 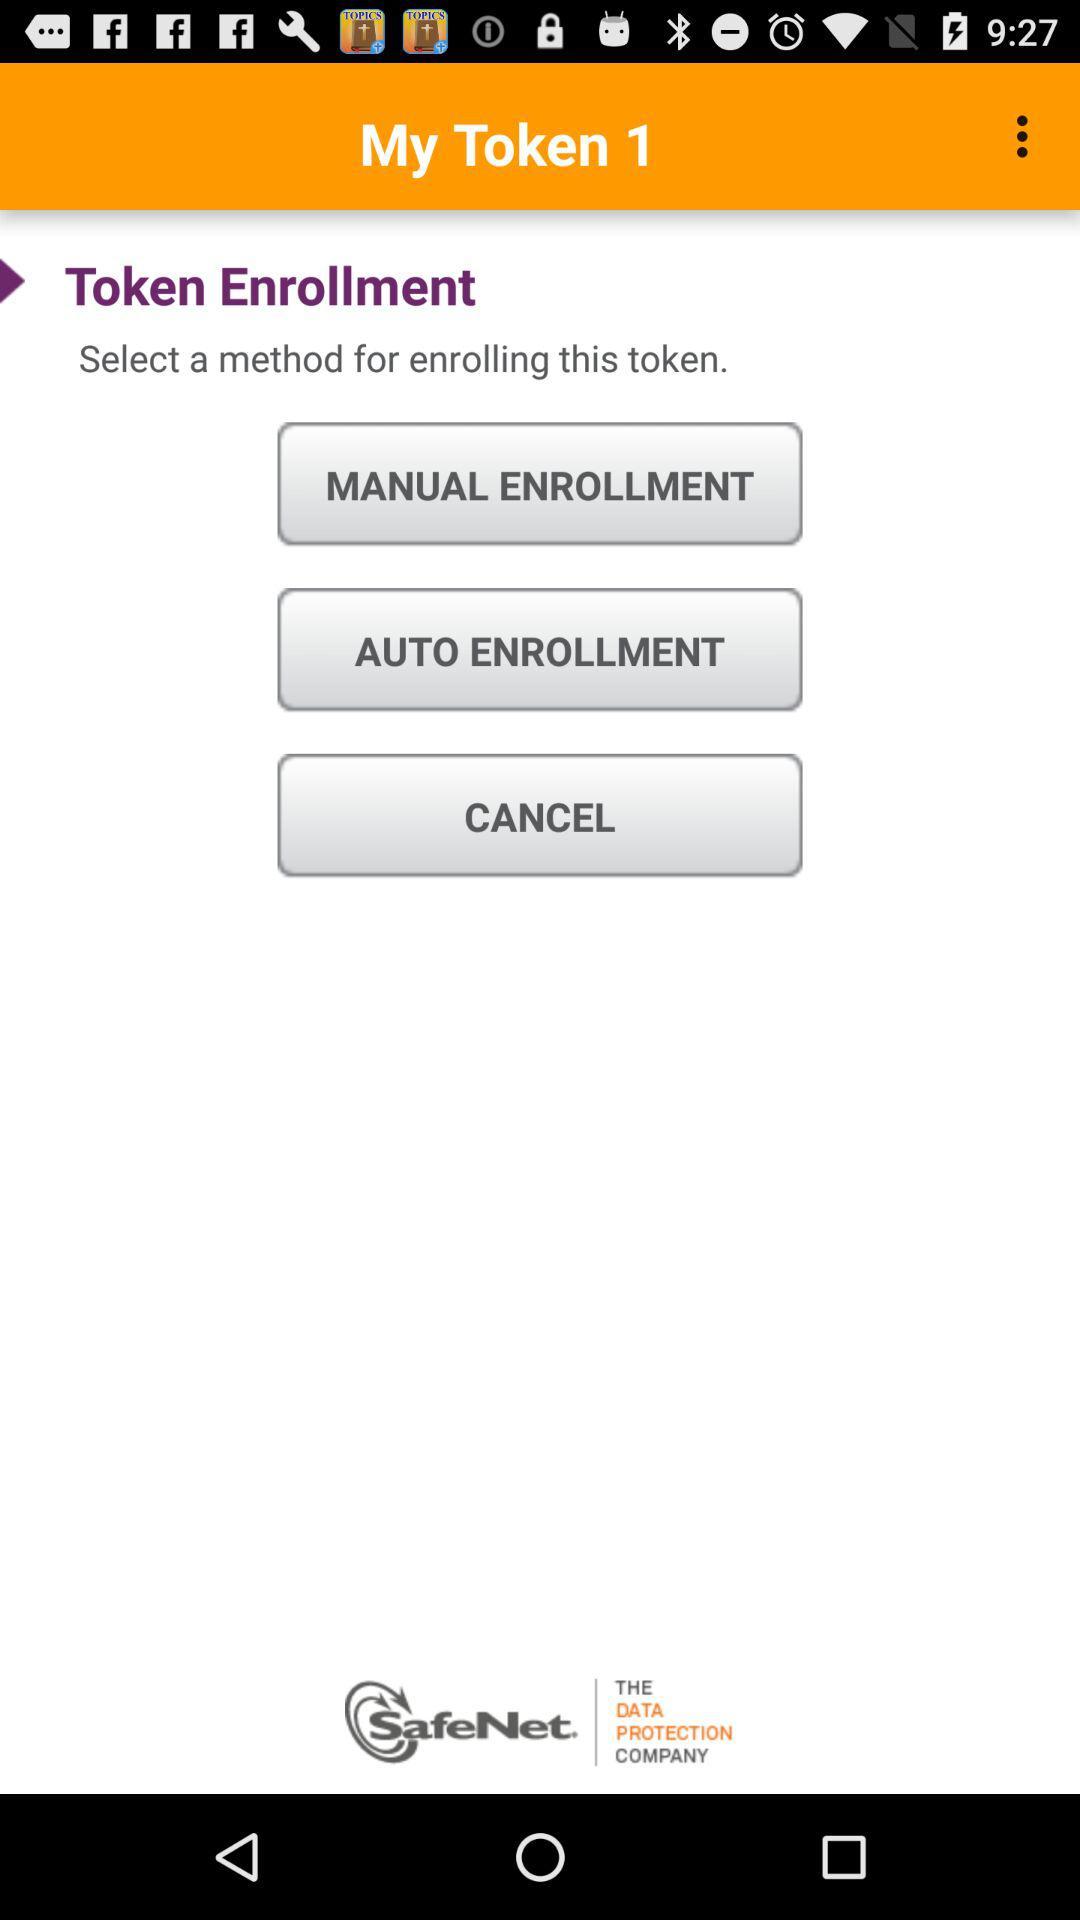 I want to click on icon below the manual enrollment, so click(x=540, y=651).